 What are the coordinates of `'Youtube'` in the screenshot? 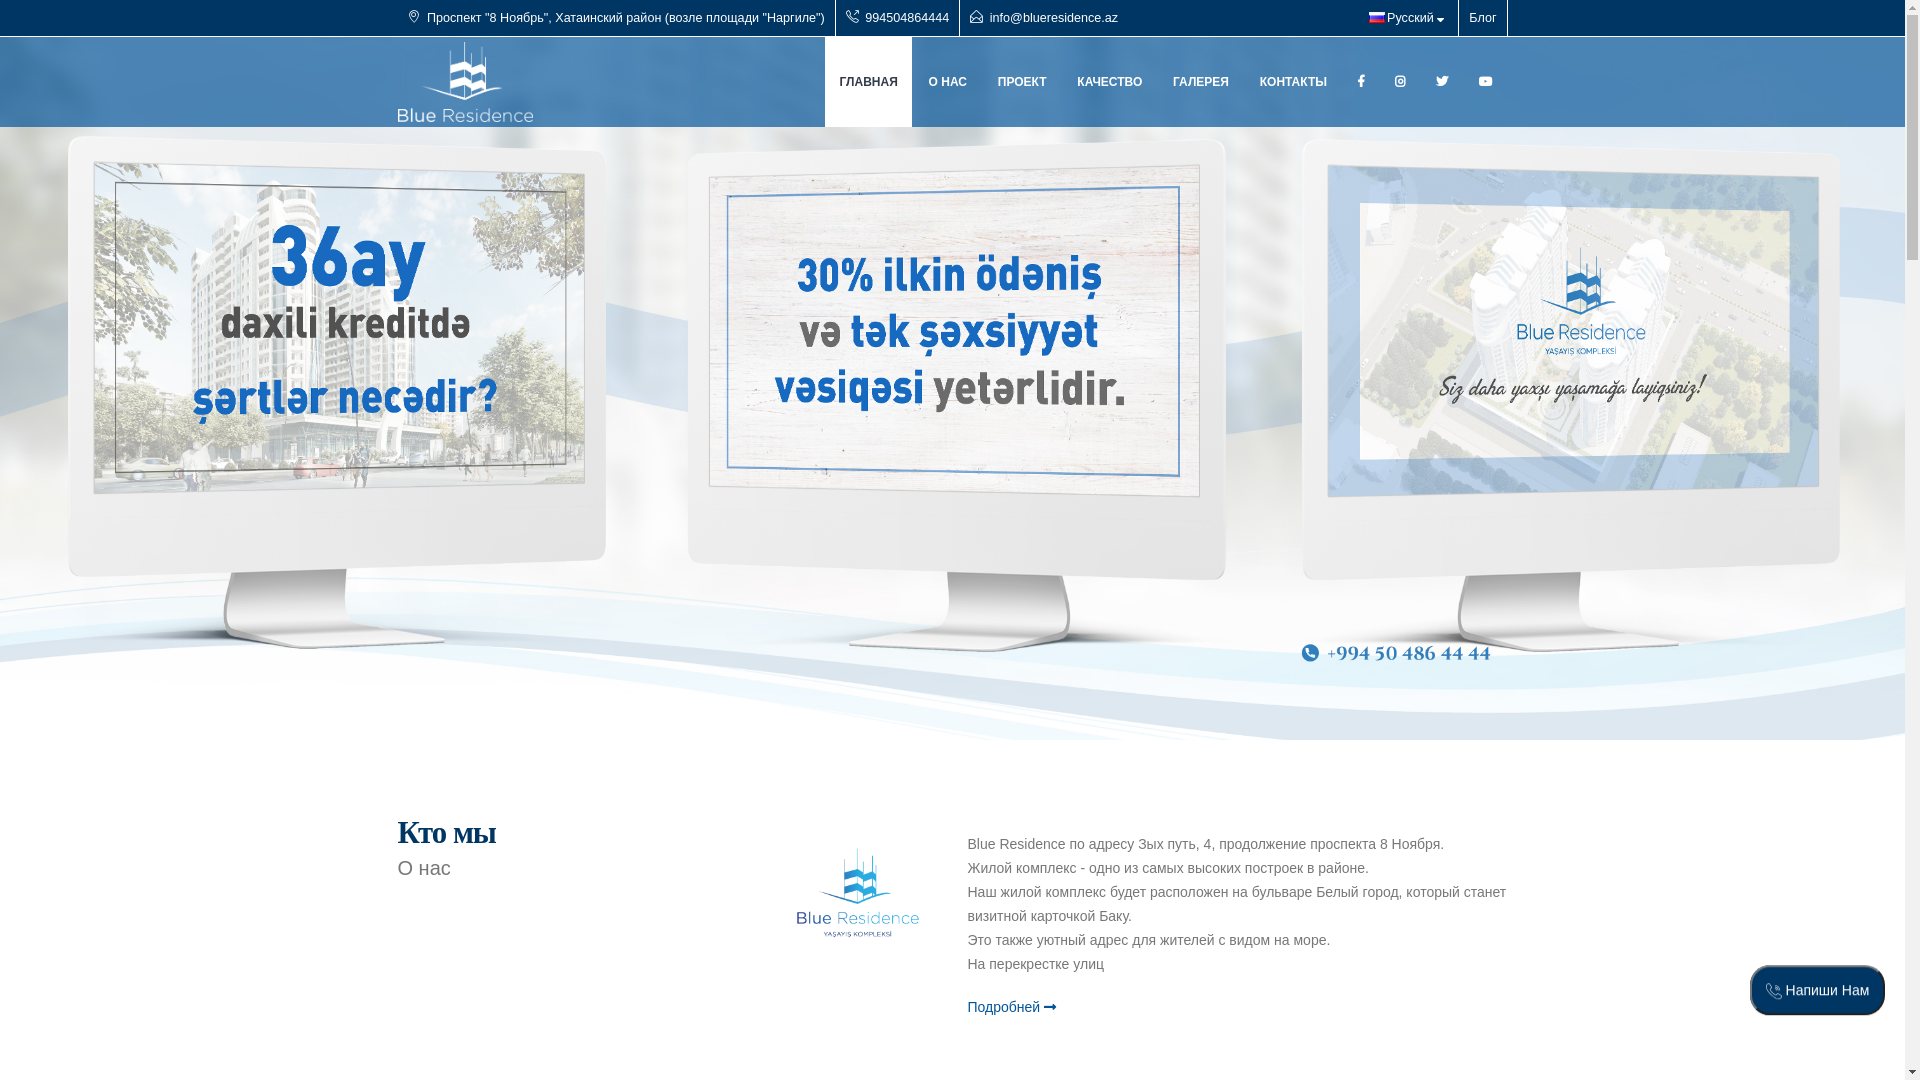 It's located at (1486, 80).